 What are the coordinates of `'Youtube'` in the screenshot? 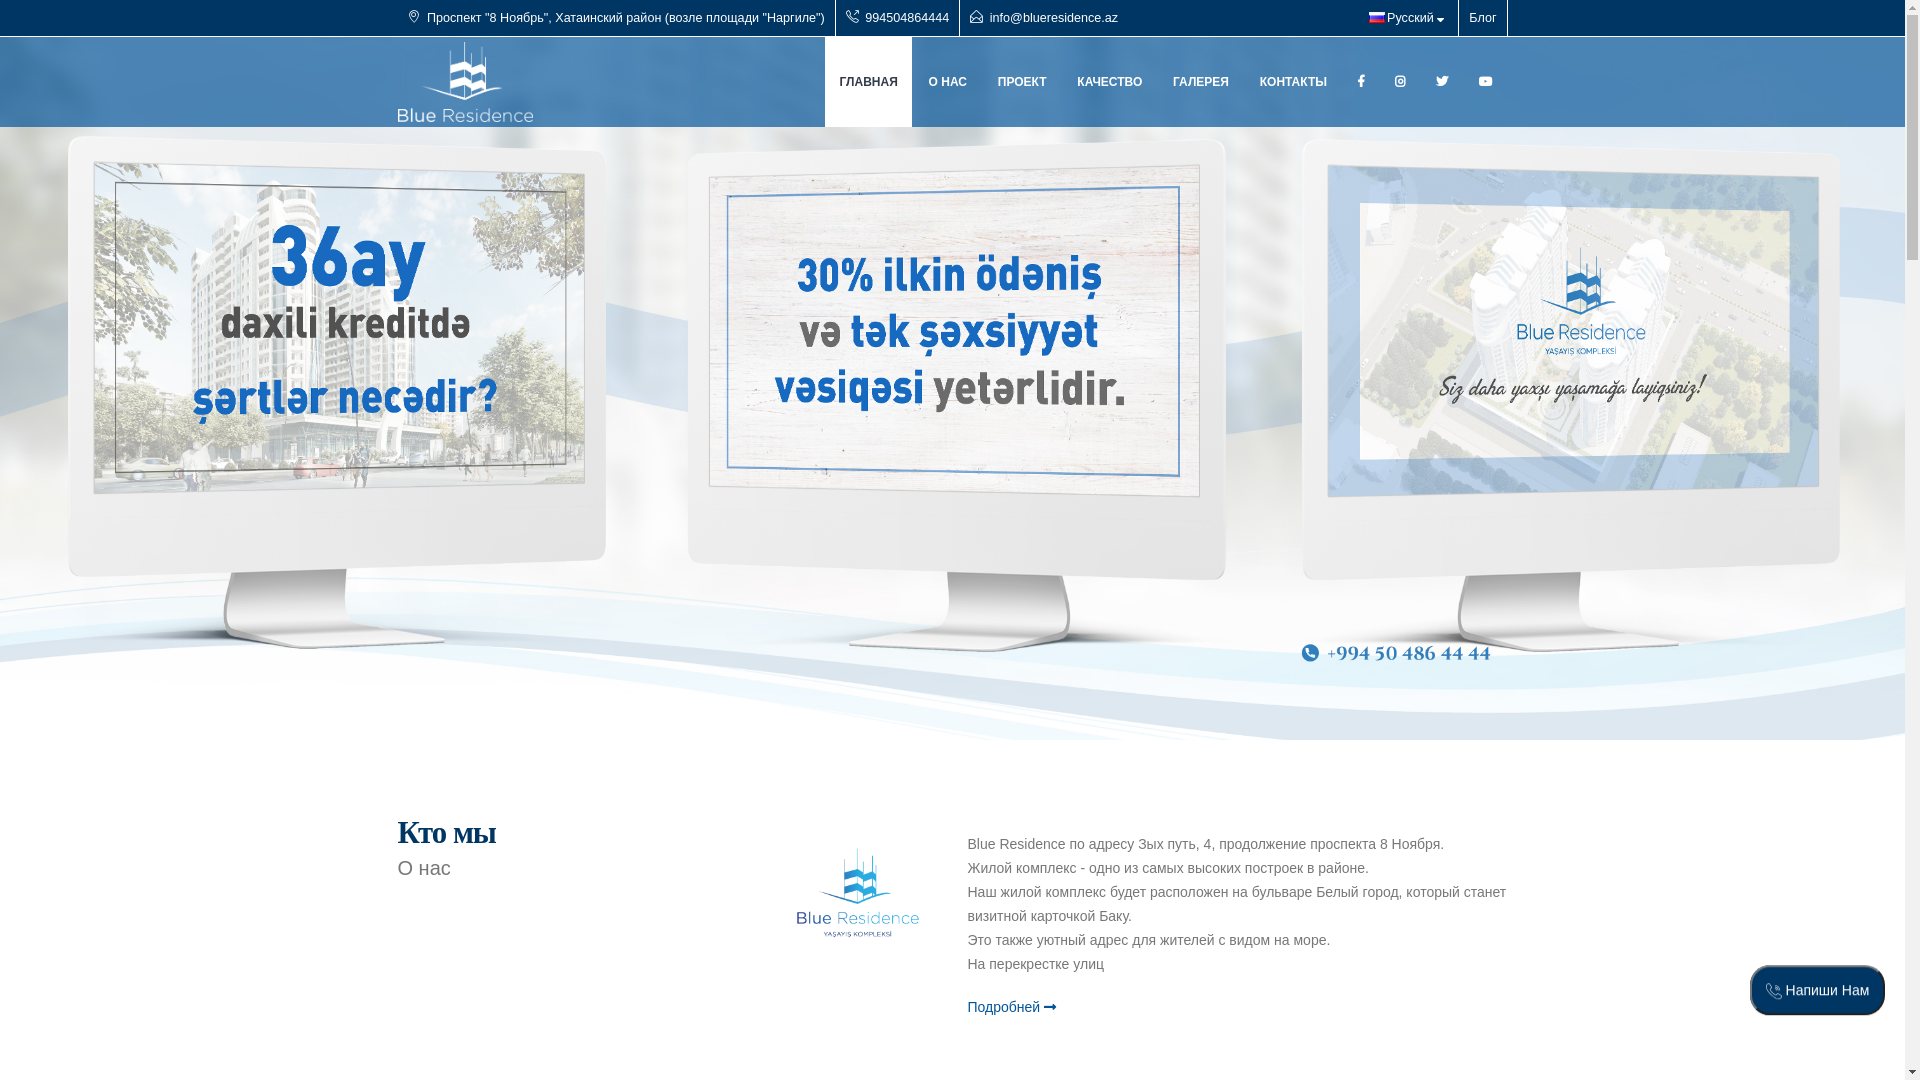 It's located at (1486, 80).